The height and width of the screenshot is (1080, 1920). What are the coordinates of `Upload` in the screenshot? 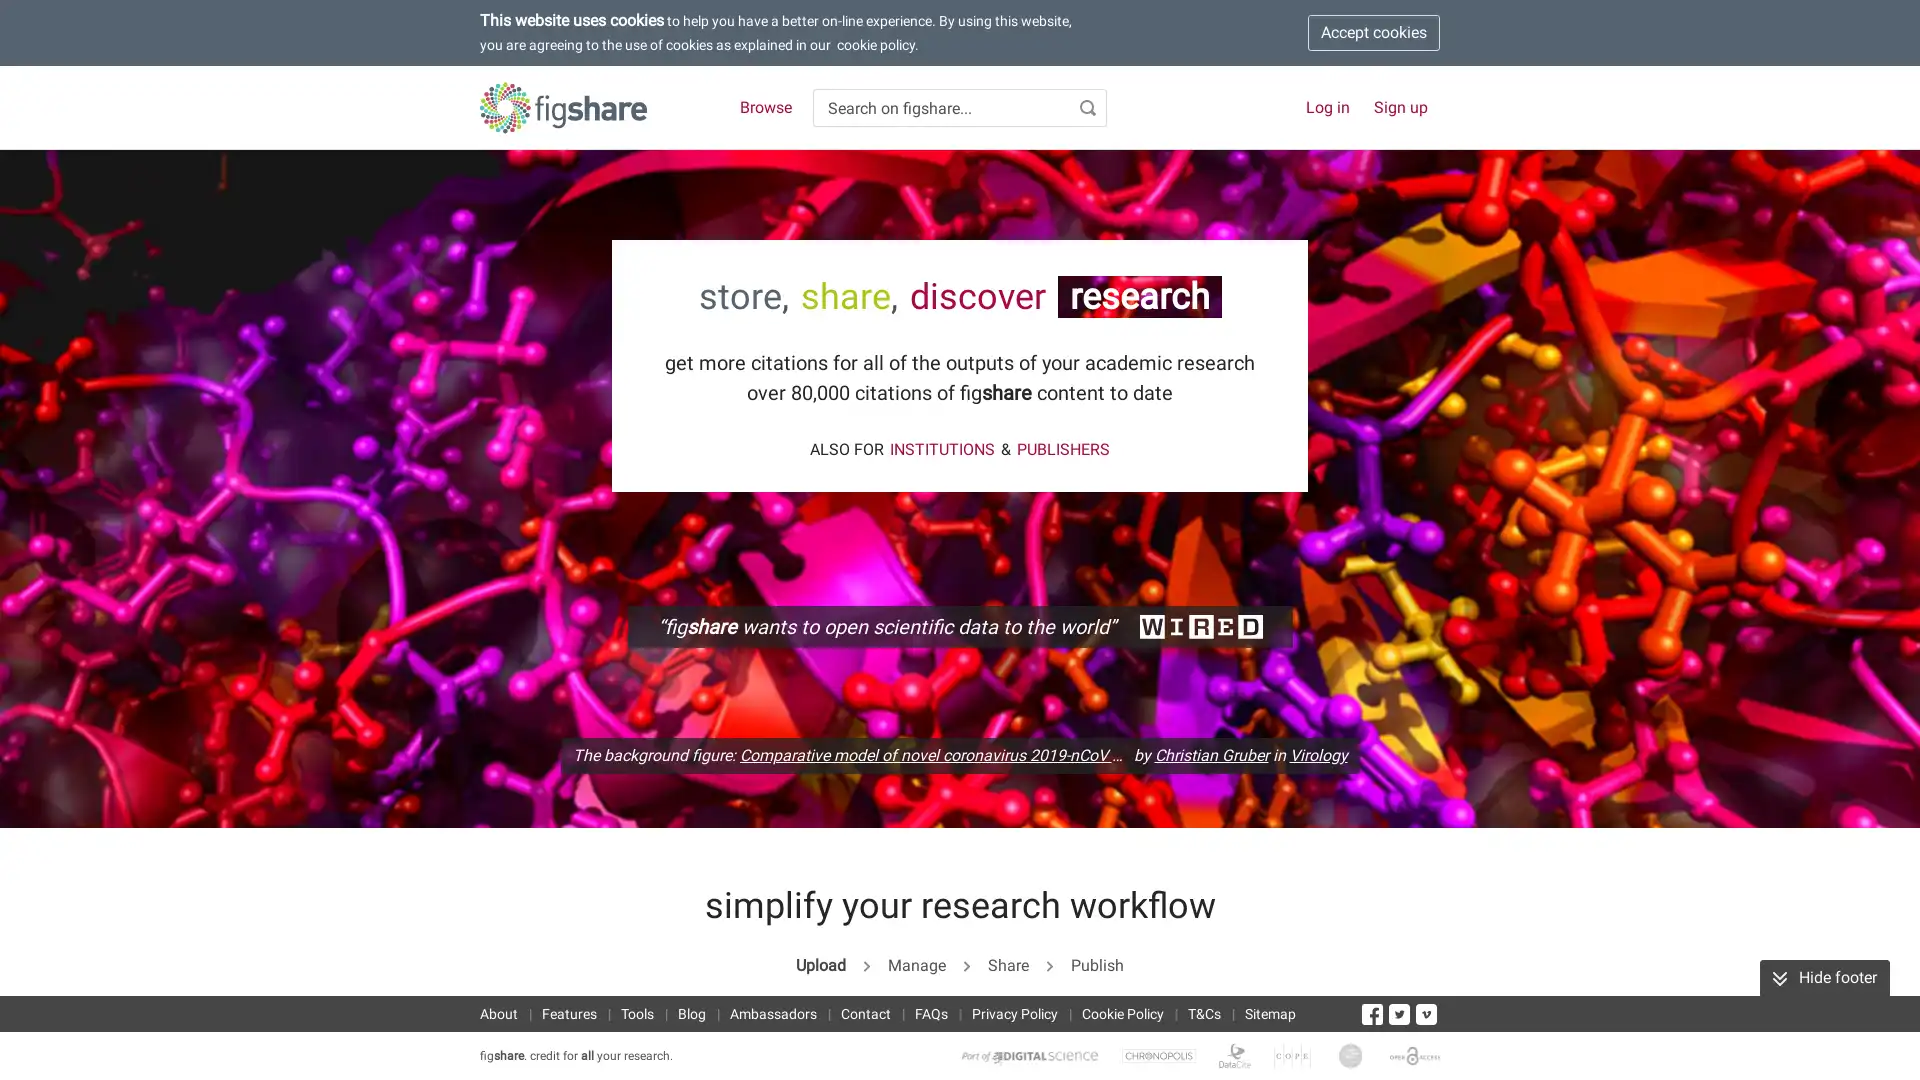 It's located at (820, 964).